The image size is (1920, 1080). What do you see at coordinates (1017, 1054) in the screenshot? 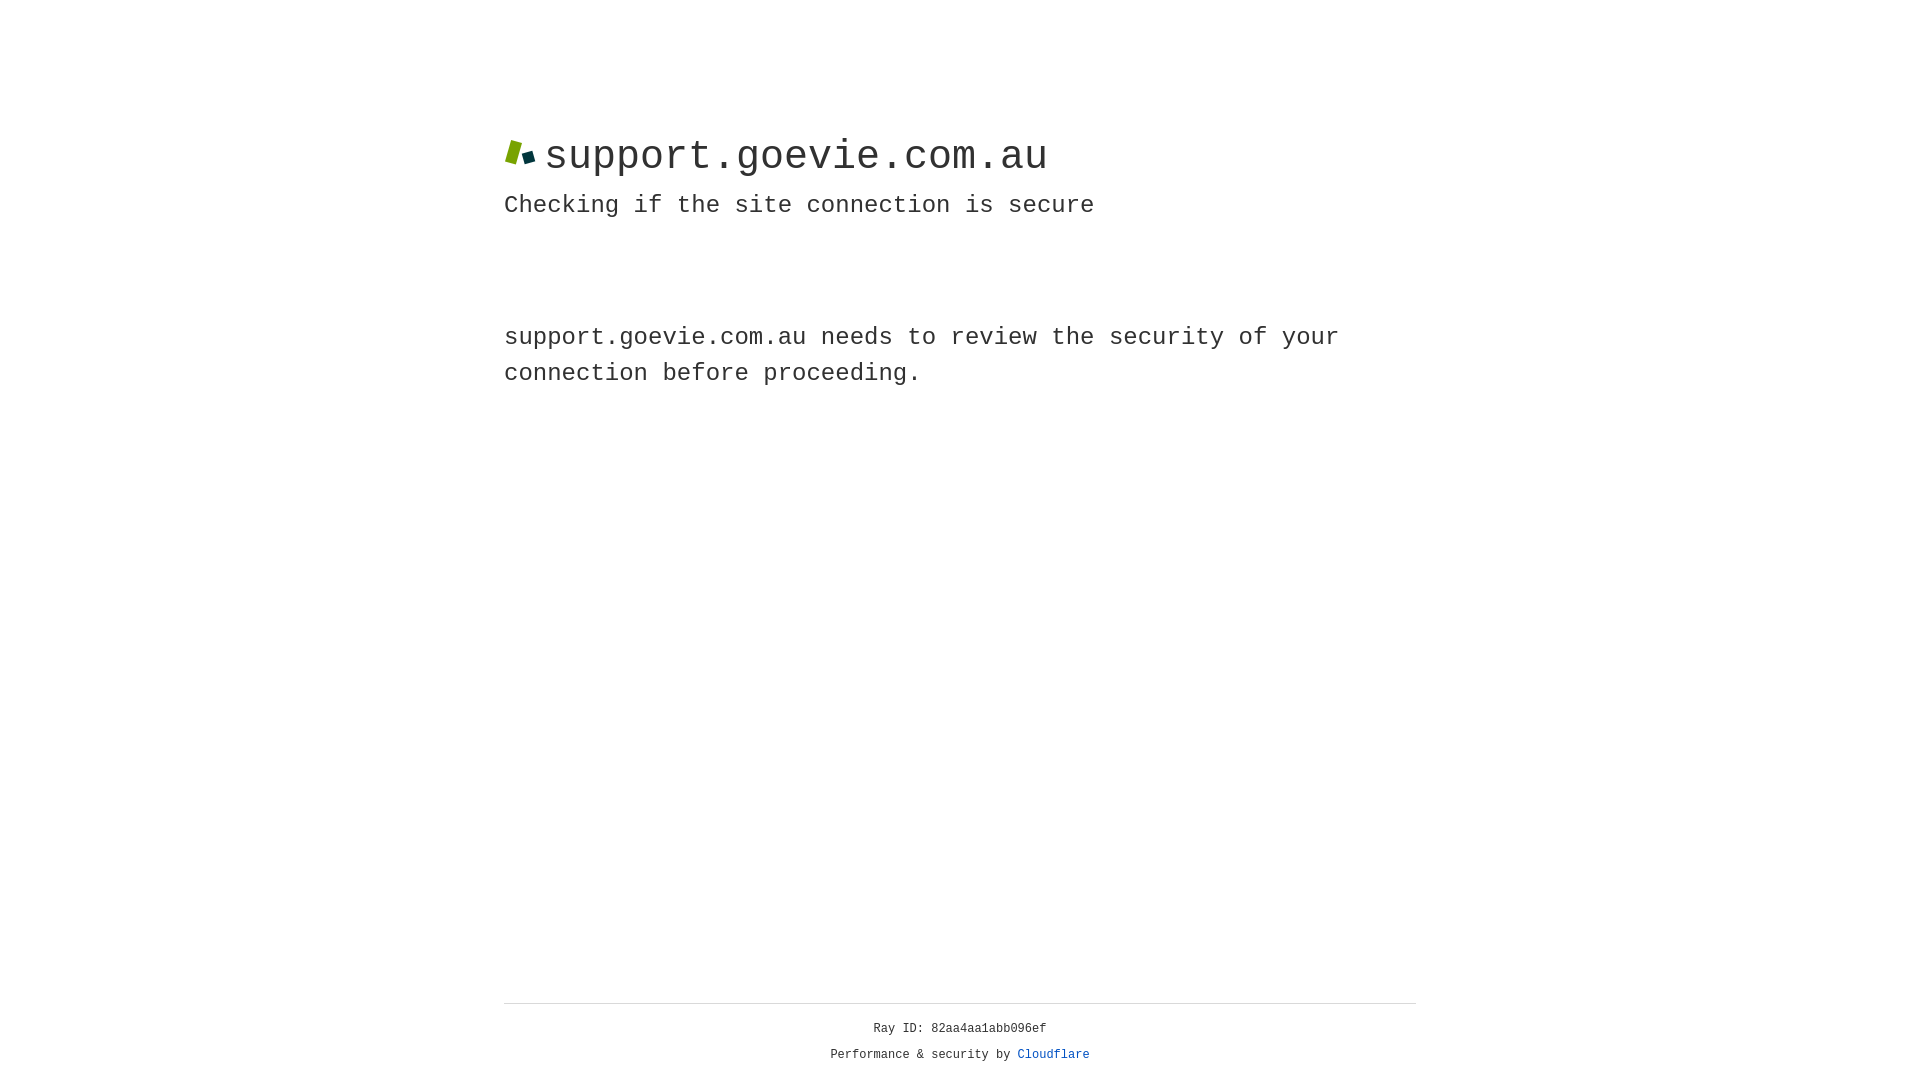
I see `'Cloudflare'` at bounding box center [1017, 1054].